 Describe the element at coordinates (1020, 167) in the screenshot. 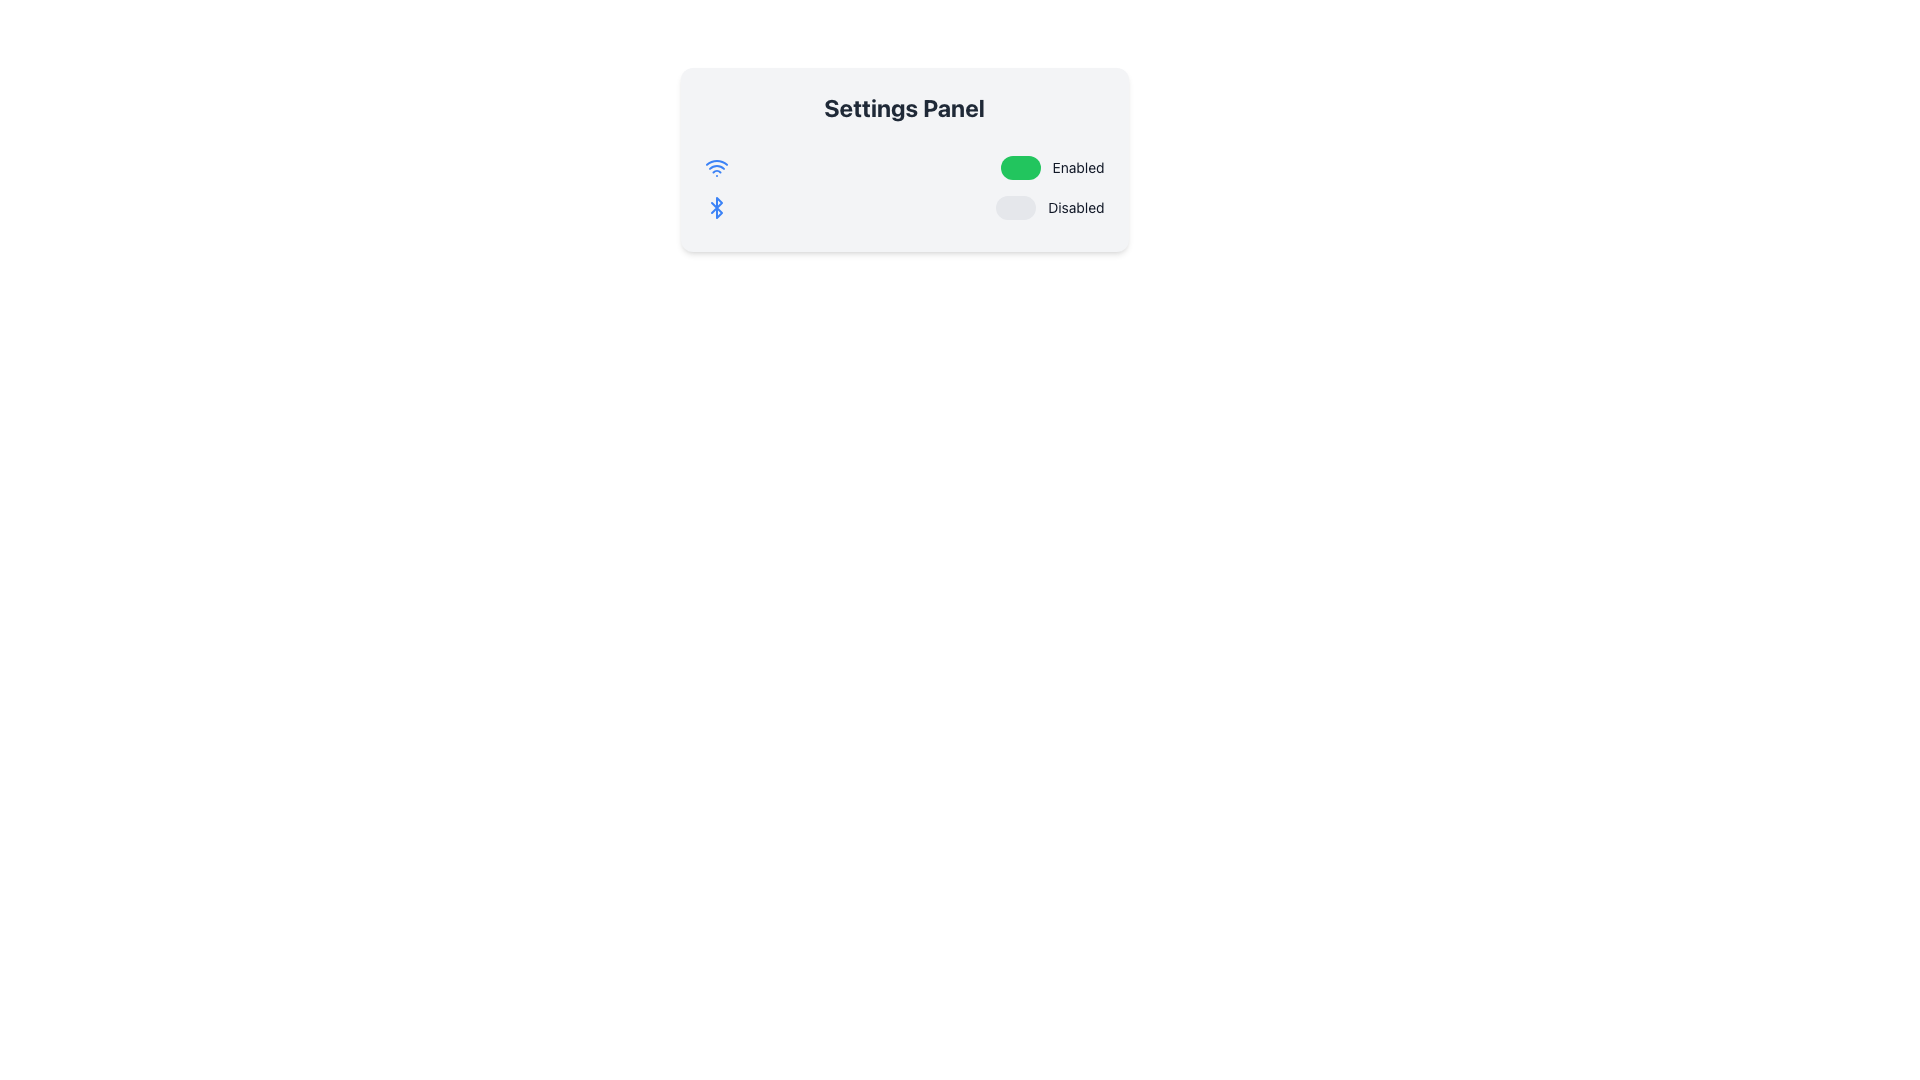

I see `the toggle switch located in the upper-right section of the interface, which serves as a visual indicator for the 'Enabled' setting` at that location.